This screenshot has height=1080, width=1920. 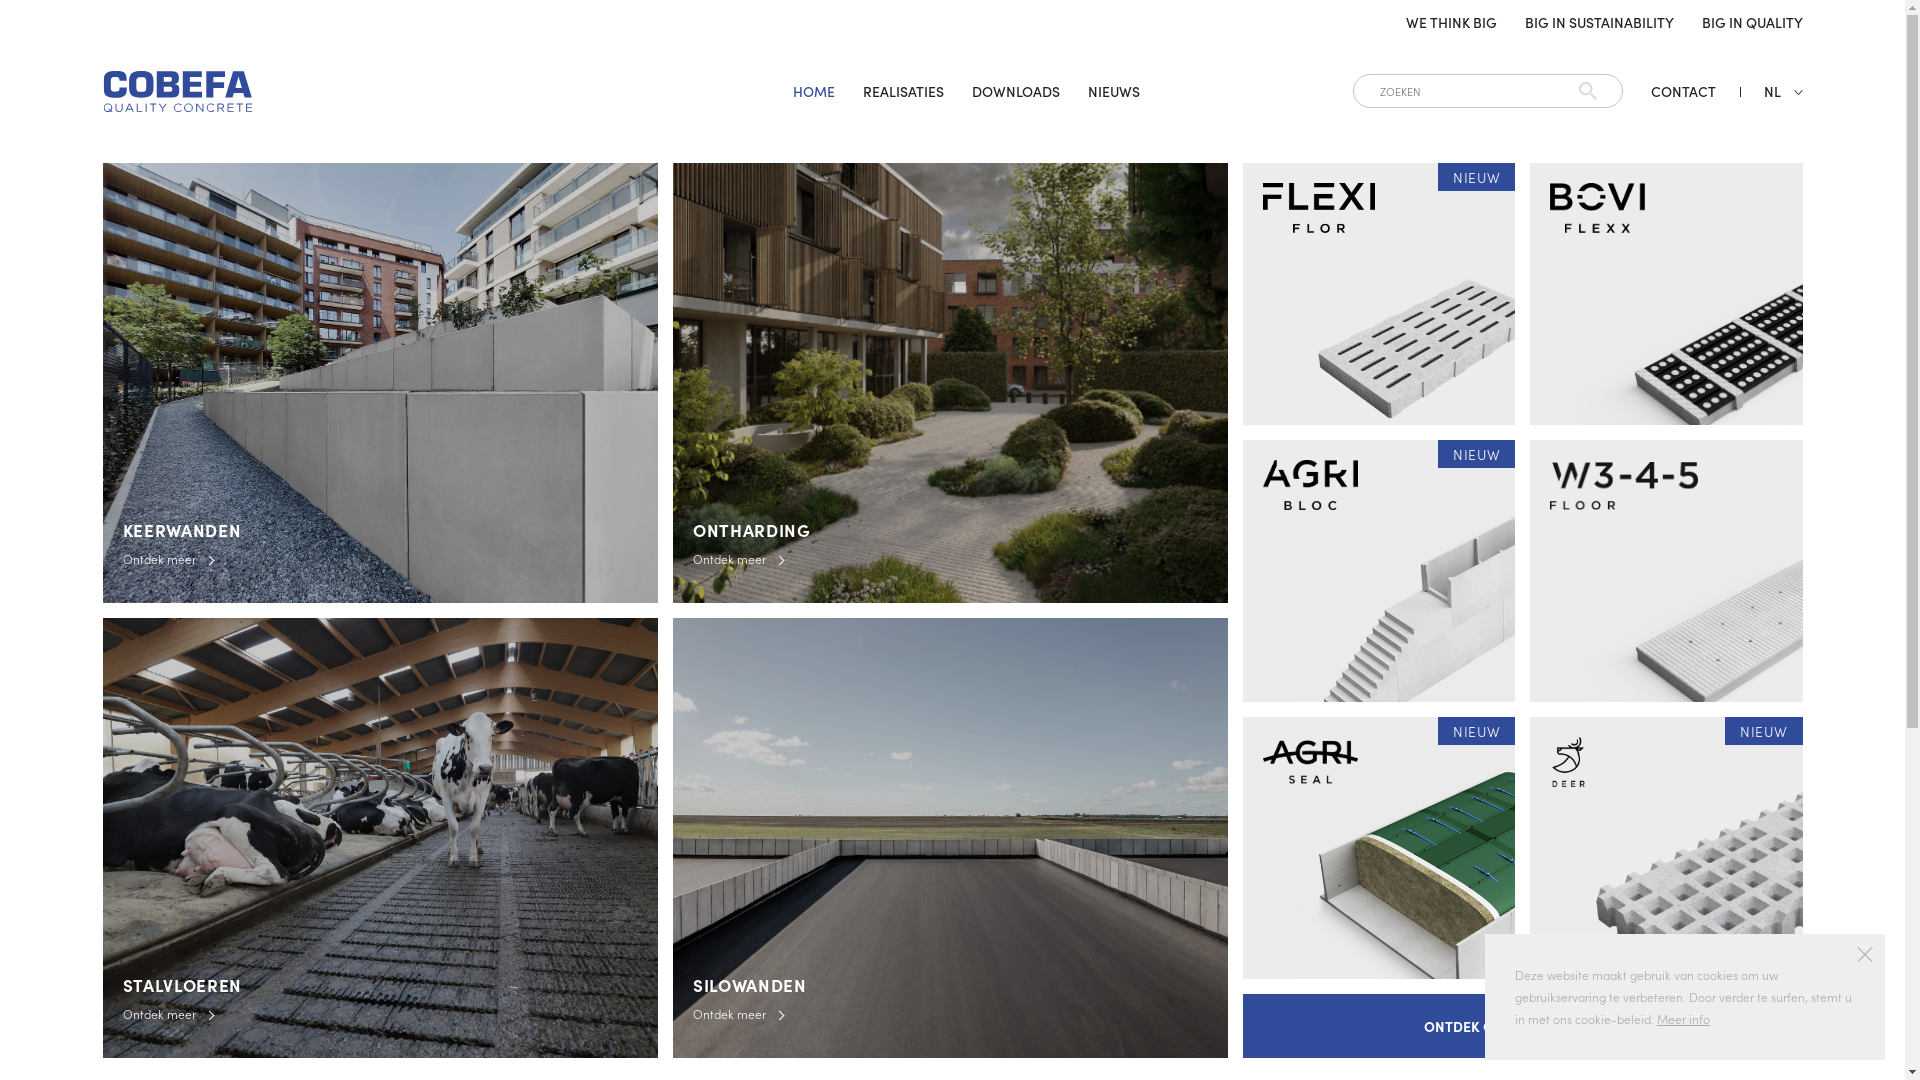 I want to click on 'HOME', so click(x=814, y=91).